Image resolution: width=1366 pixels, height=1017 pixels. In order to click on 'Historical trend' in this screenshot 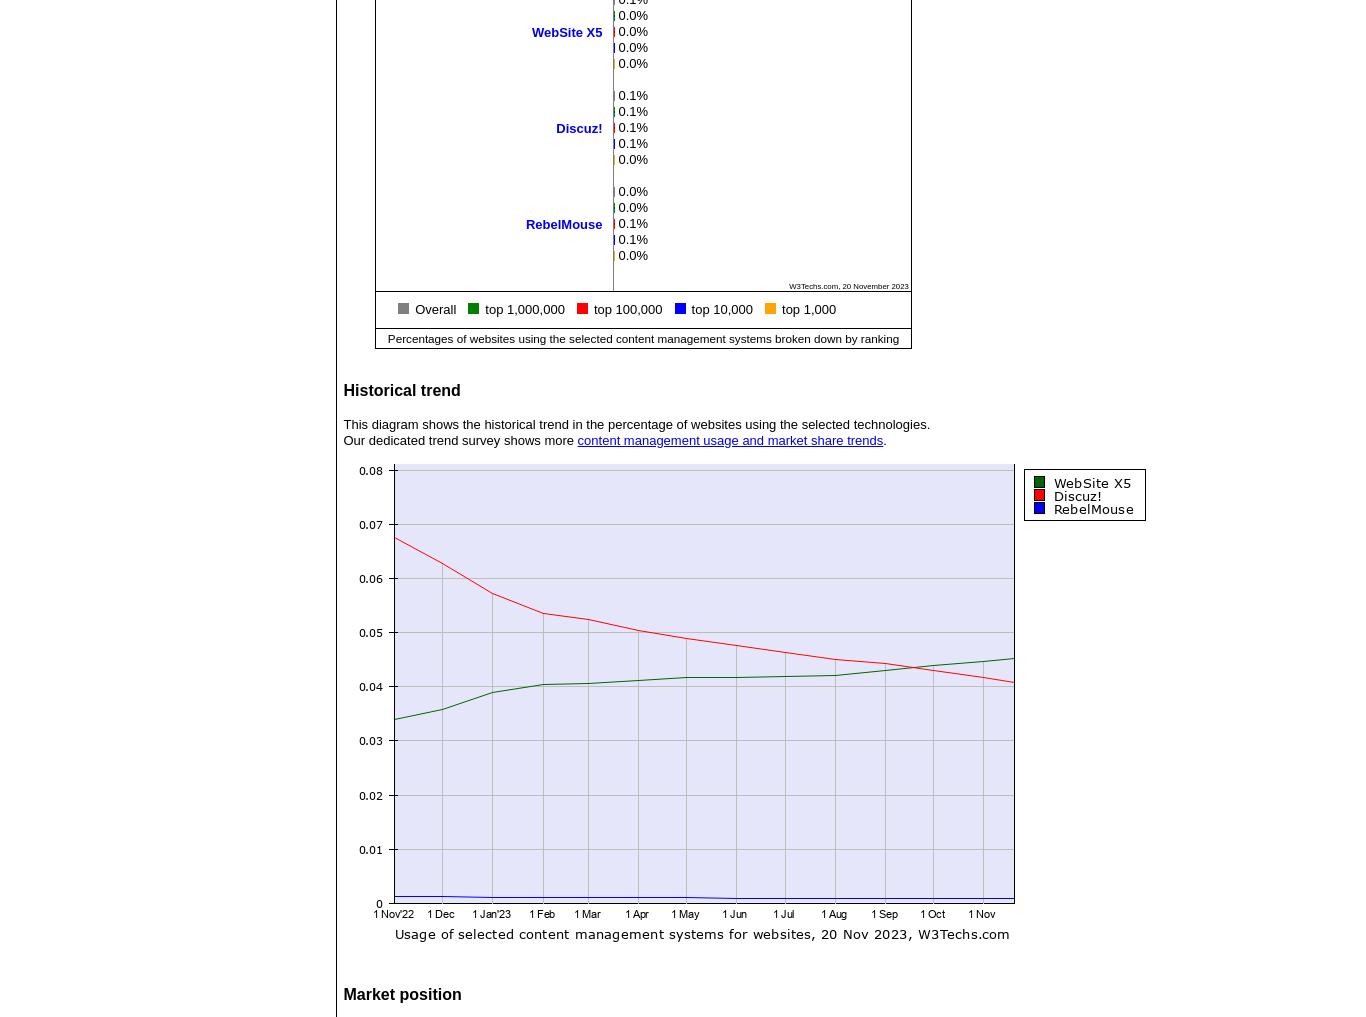, I will do `click(400, 389)`.